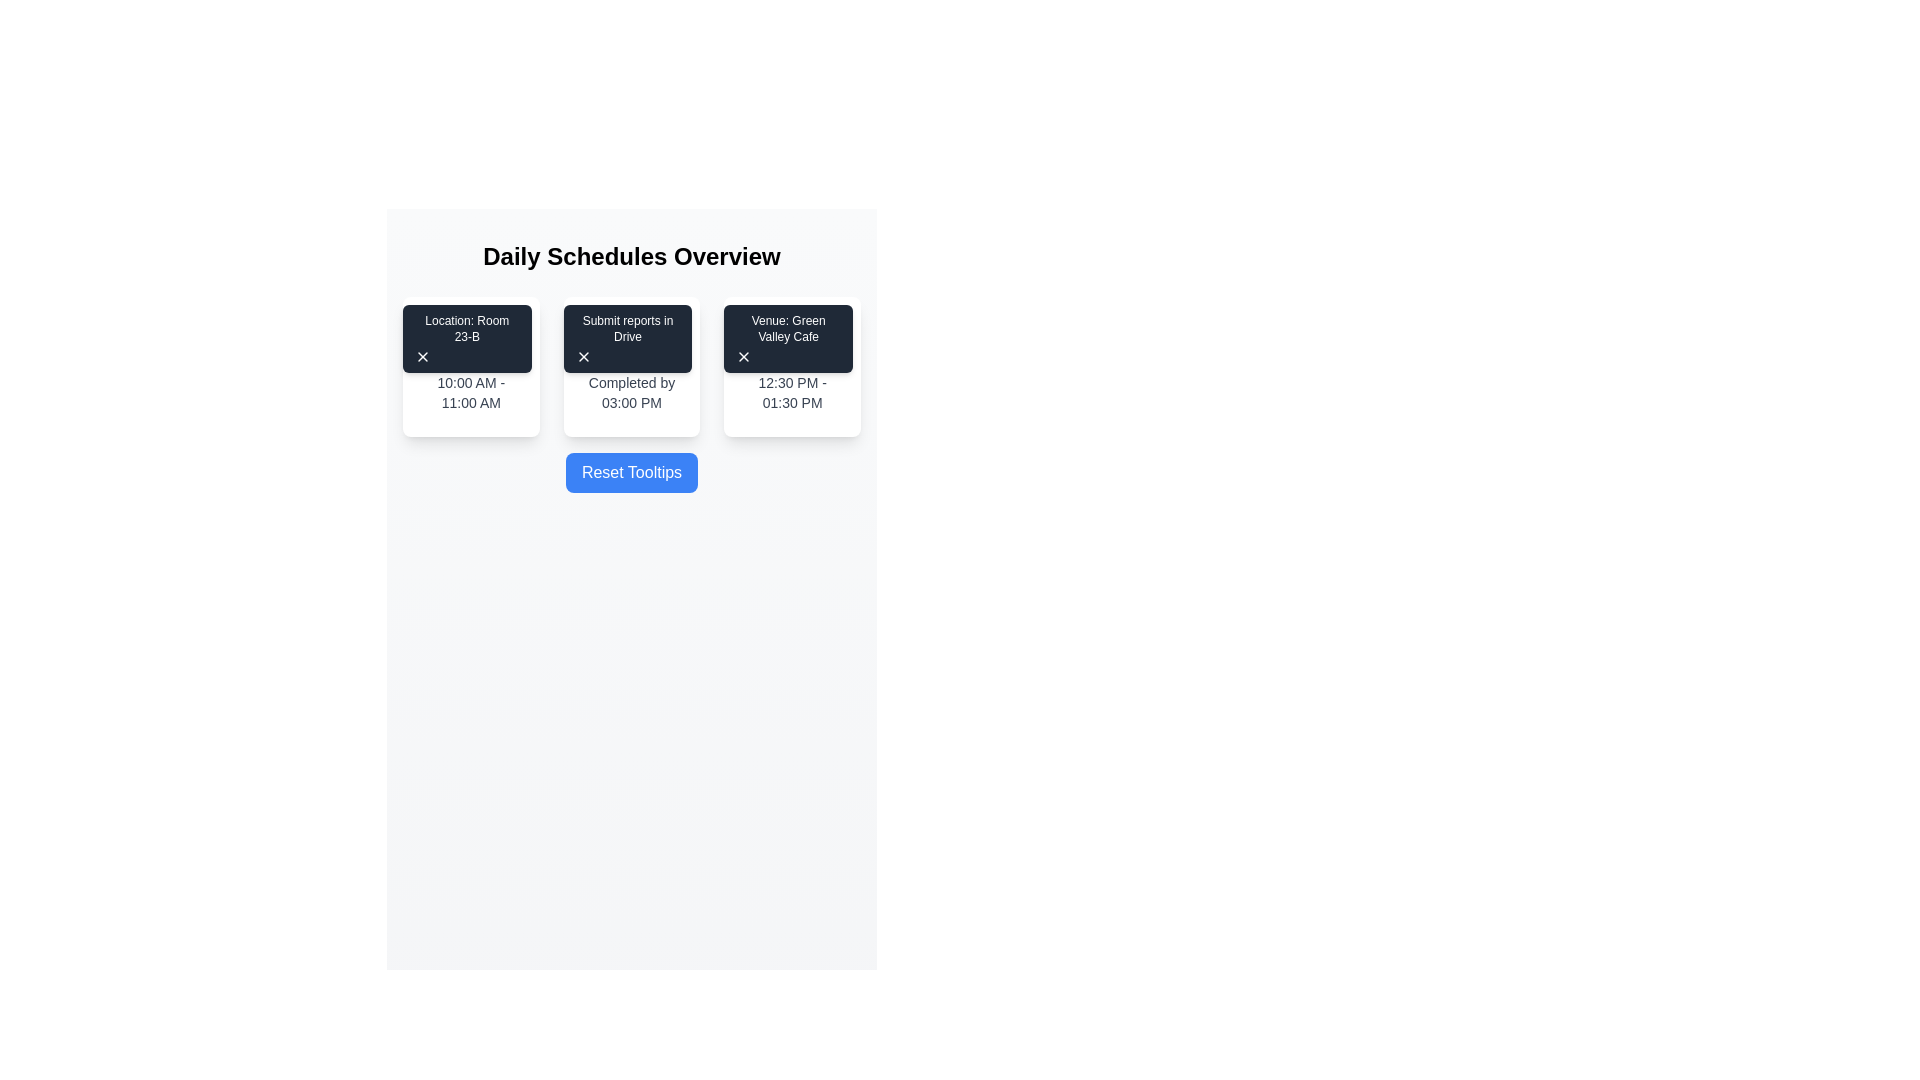 The image size is (1920, 1080). Describe the element at coordinates (743, 356) in the screenshot. I see `the 'X' icon button in the top-right corner of the card displaying 'Venue: Green Valley Cafe'` at that location.